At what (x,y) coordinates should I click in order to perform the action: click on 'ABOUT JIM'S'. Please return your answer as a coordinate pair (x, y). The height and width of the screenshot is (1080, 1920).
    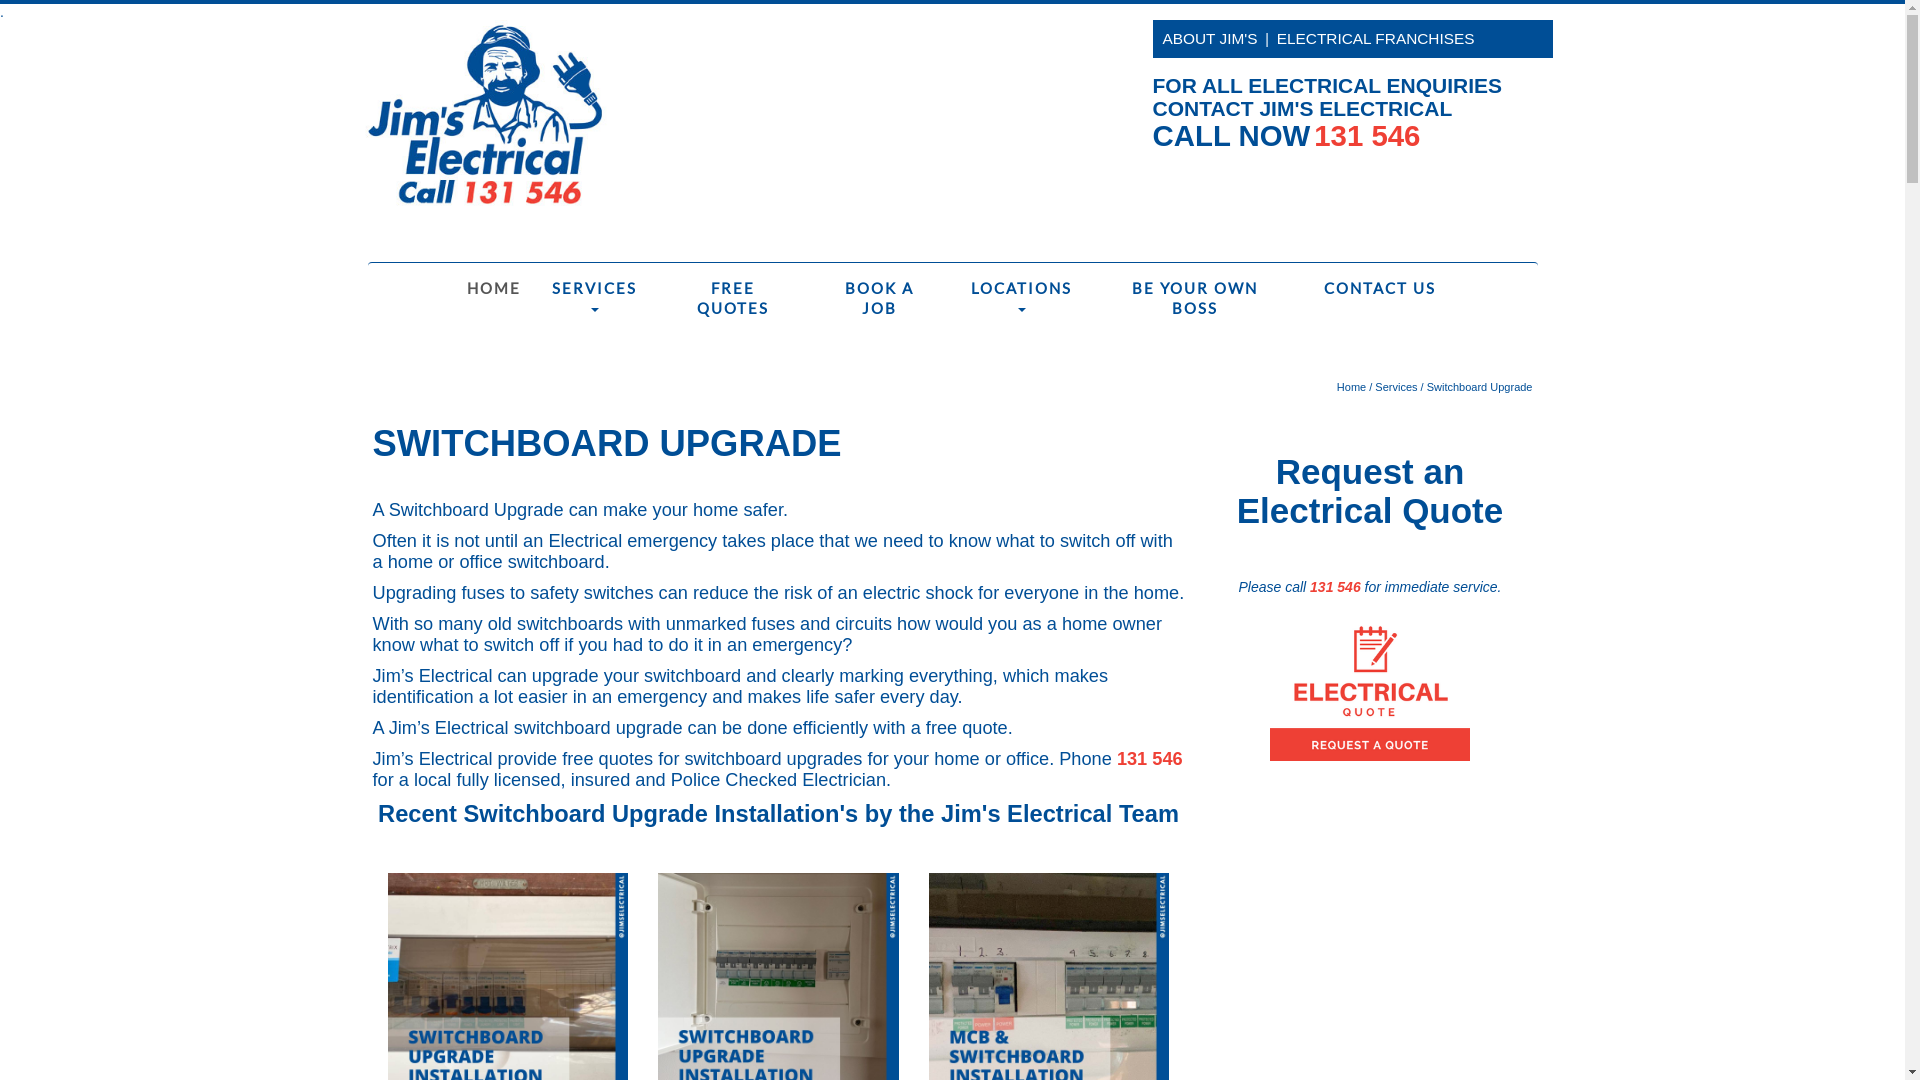
    Looking at the image, I should click on (1161, 38).